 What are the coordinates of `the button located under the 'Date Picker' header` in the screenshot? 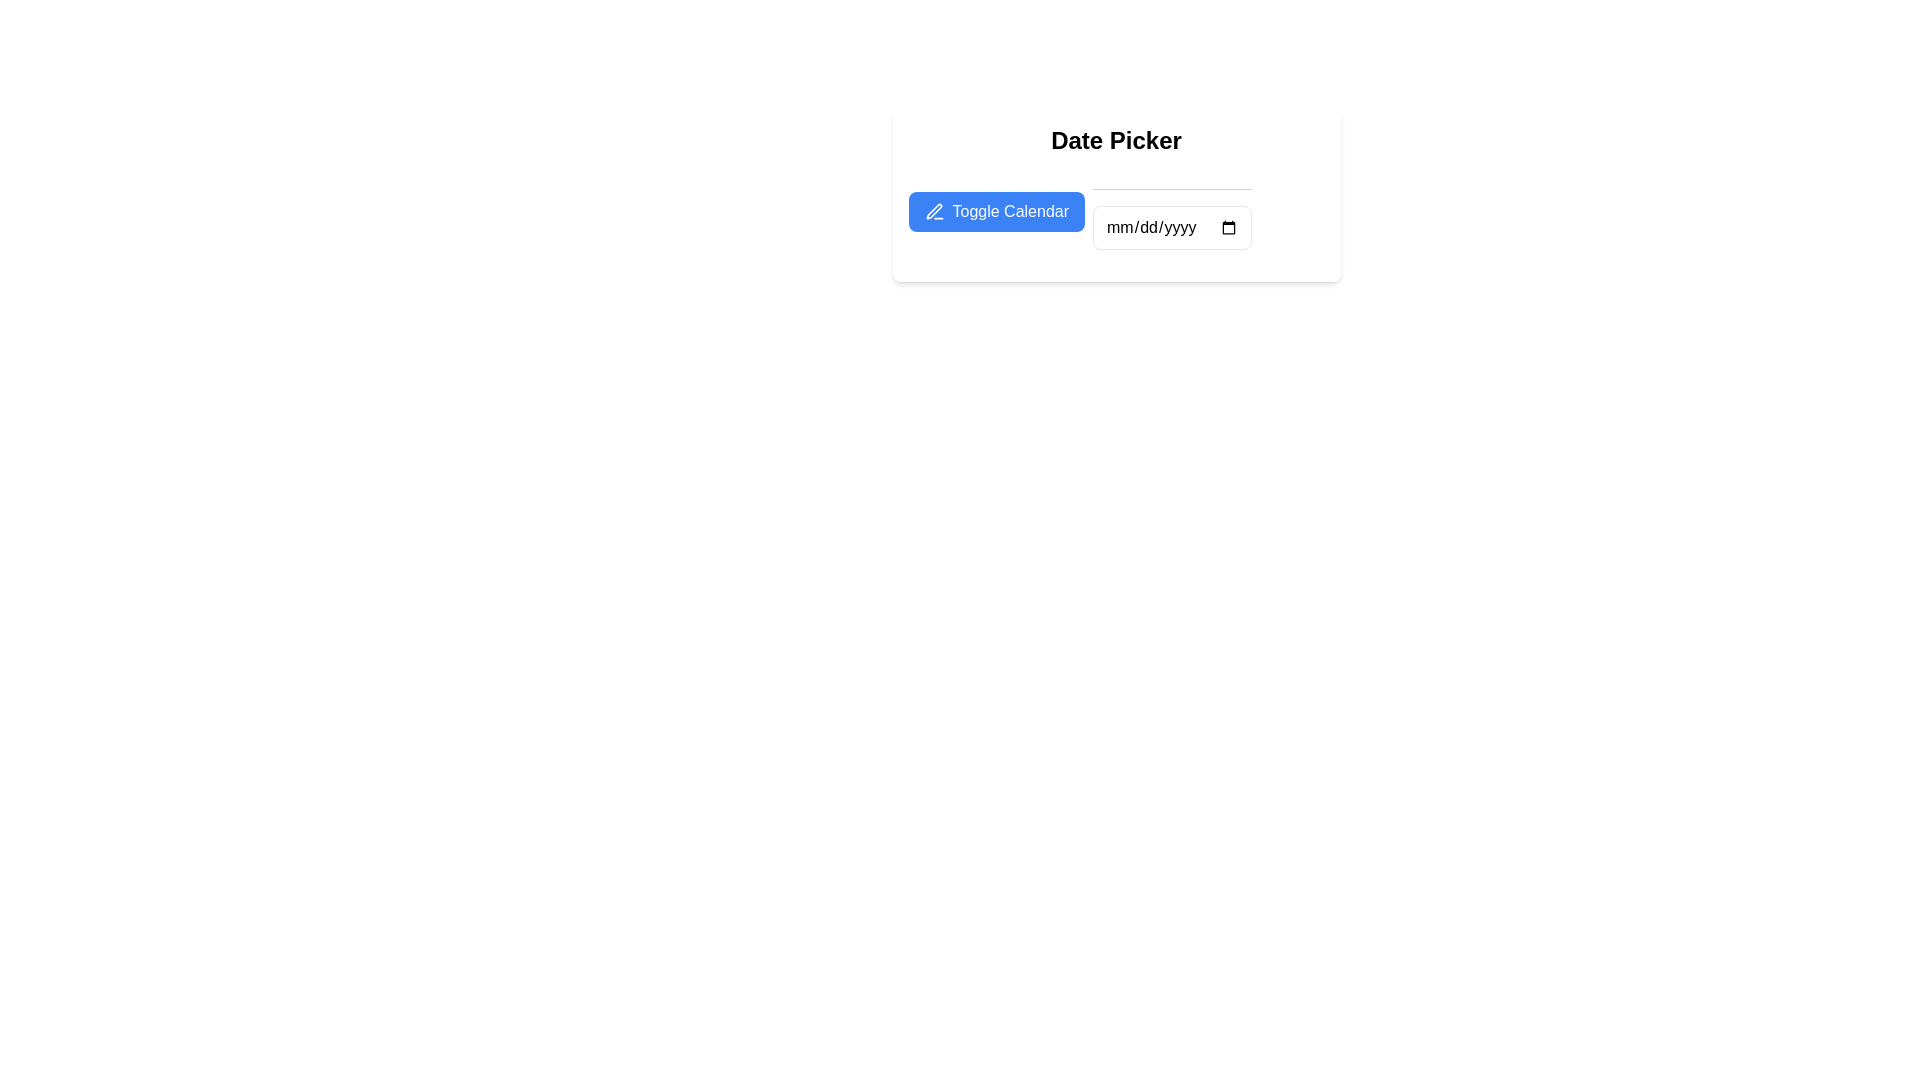 It's located at (996, 211).